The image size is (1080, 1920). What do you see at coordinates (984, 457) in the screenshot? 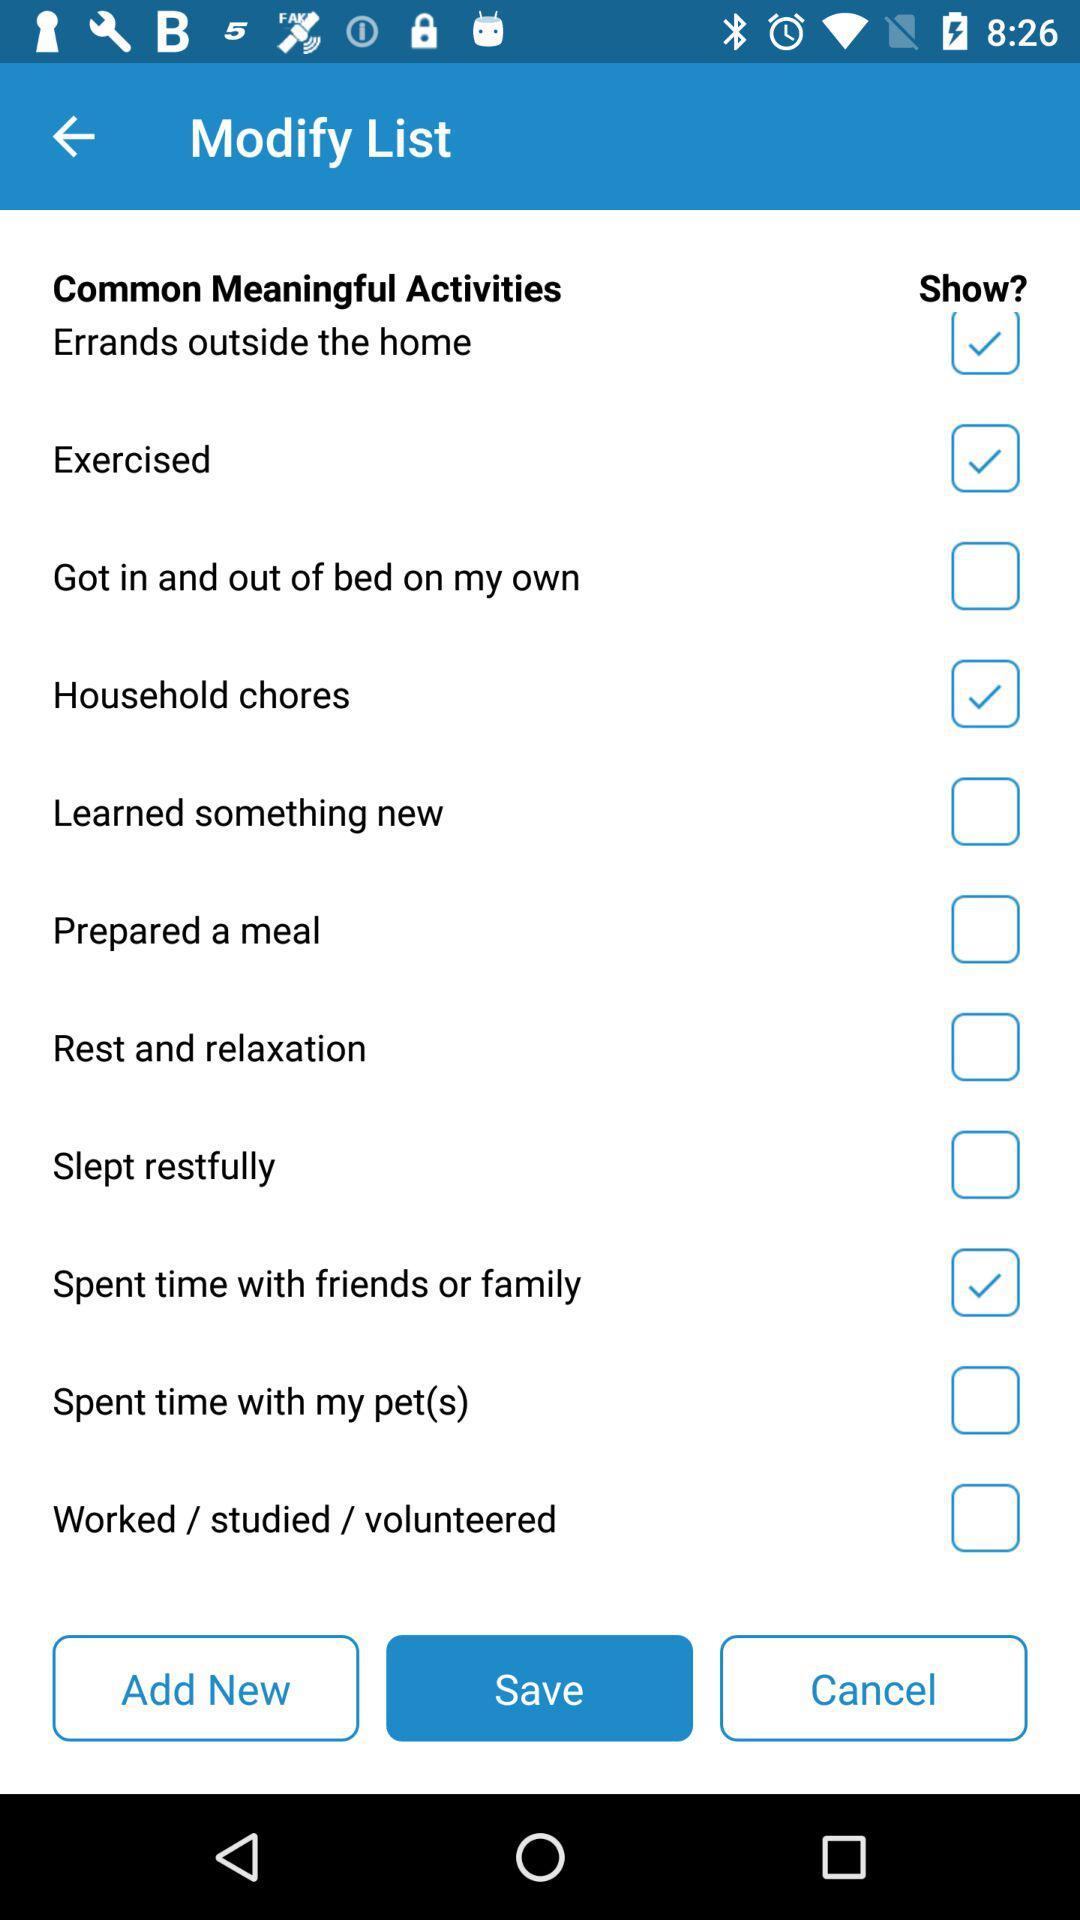
I see `show box` at bounding box center [984, 457].